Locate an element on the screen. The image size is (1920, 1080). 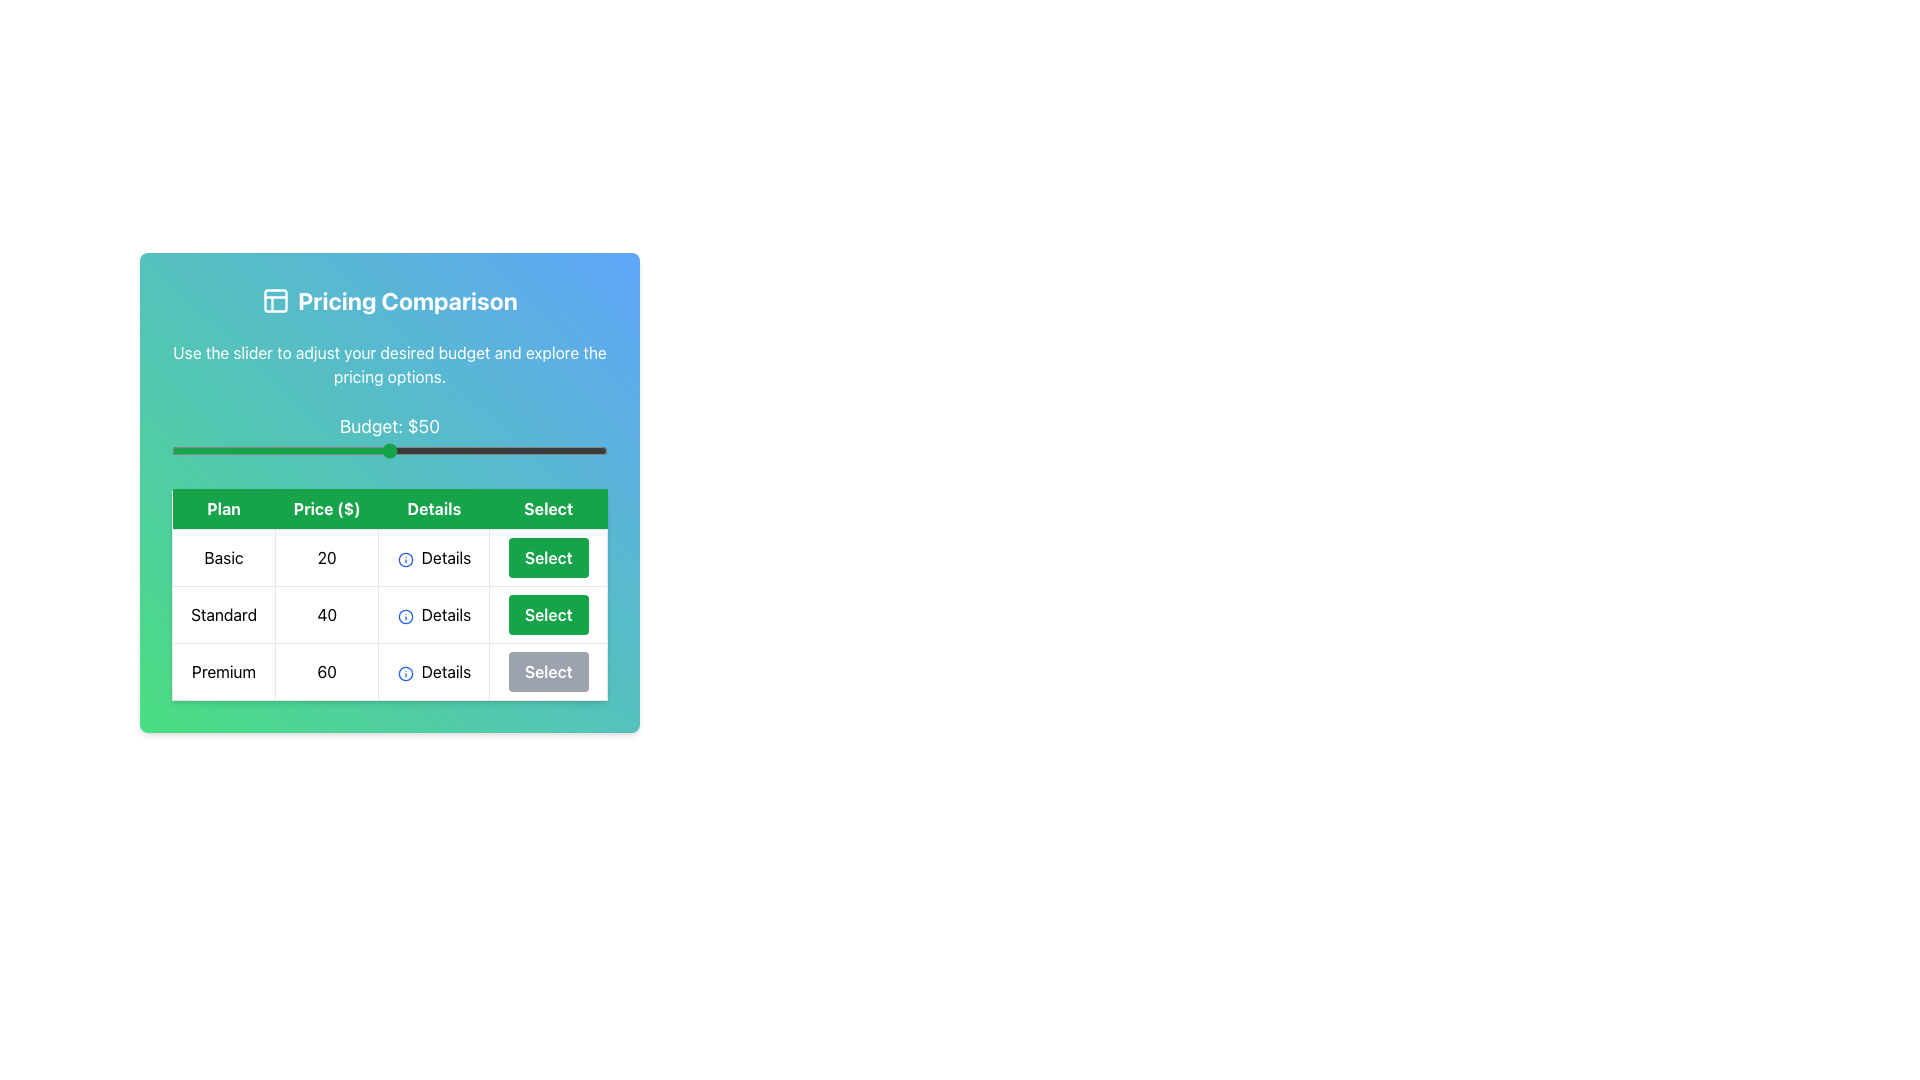
the button in the 'Details' column for the 'Premium' plan is located at coordinates (433, 671).